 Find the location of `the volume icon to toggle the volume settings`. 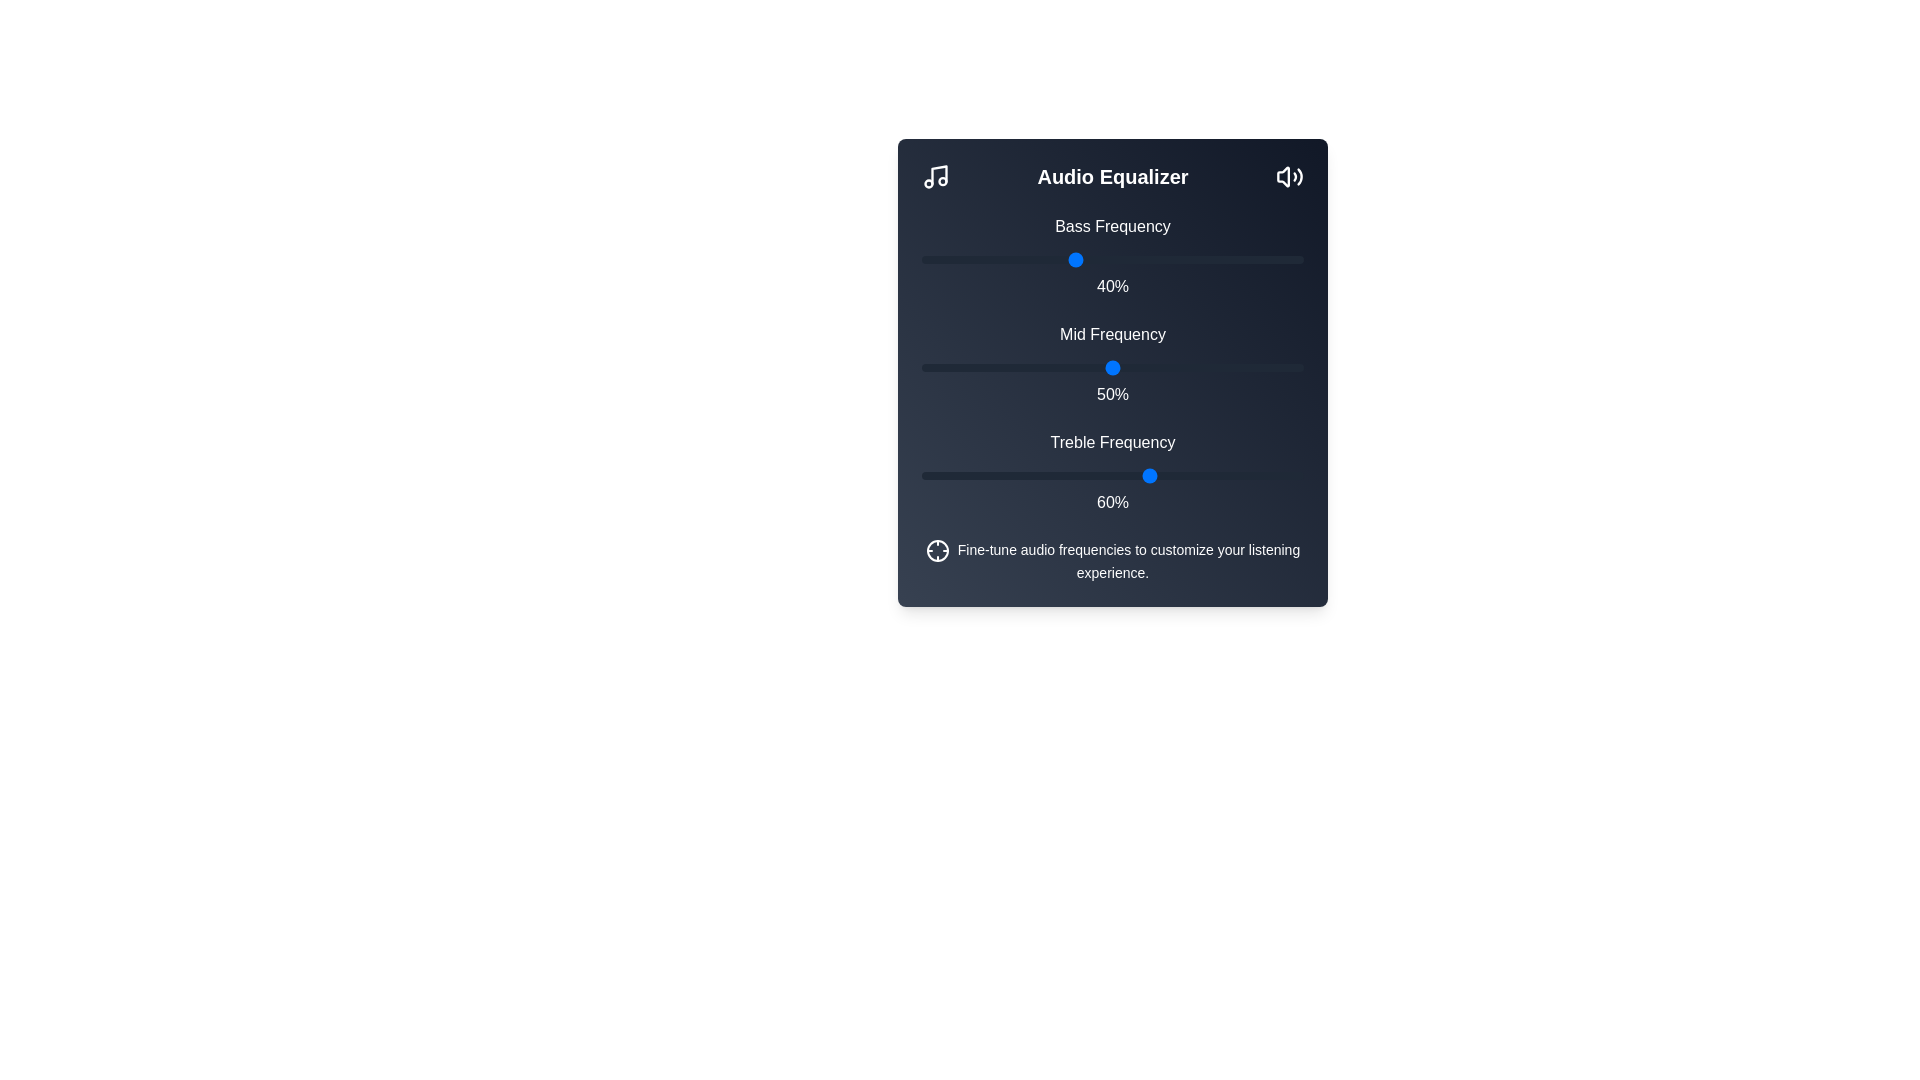

the volume icon to toggle the volume settings is located at coordinates (1290, 176).